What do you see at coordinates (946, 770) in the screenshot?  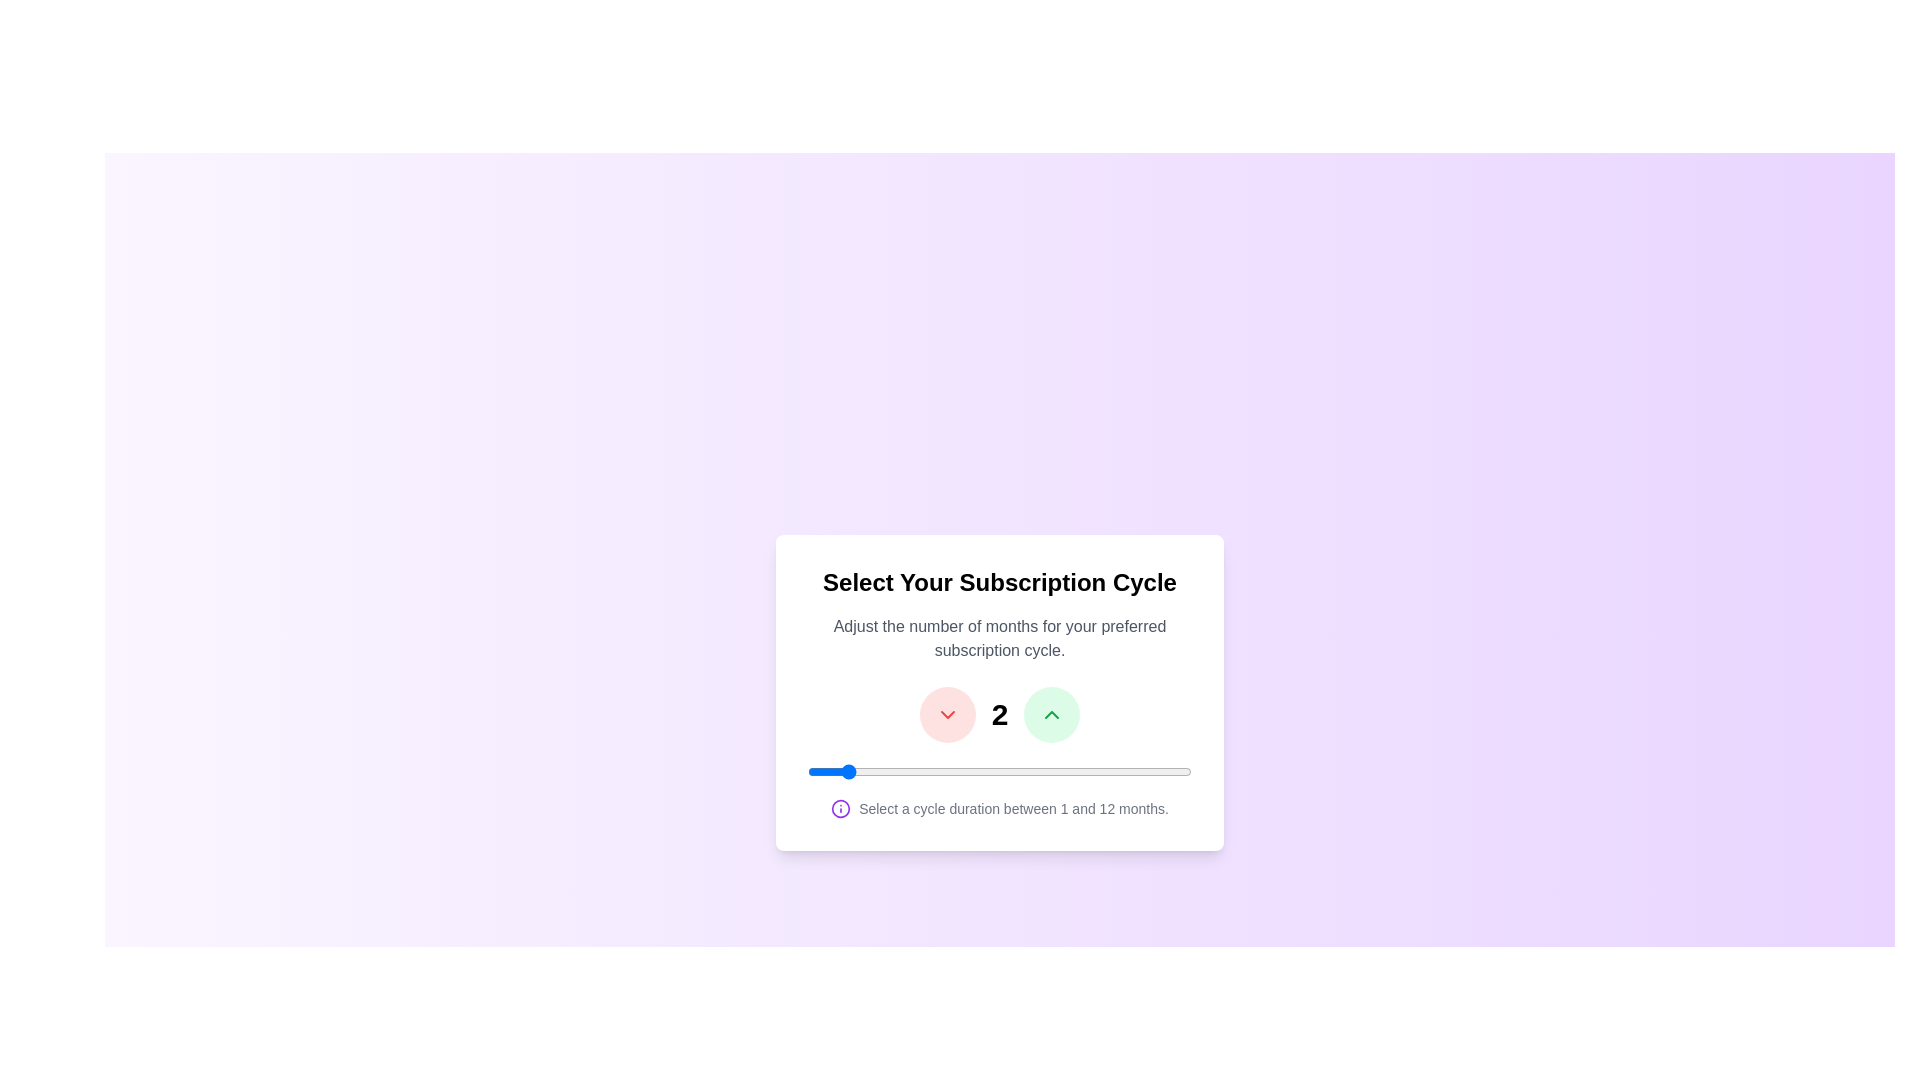 I see `the subscription duration` at bounding box center [946, 770].